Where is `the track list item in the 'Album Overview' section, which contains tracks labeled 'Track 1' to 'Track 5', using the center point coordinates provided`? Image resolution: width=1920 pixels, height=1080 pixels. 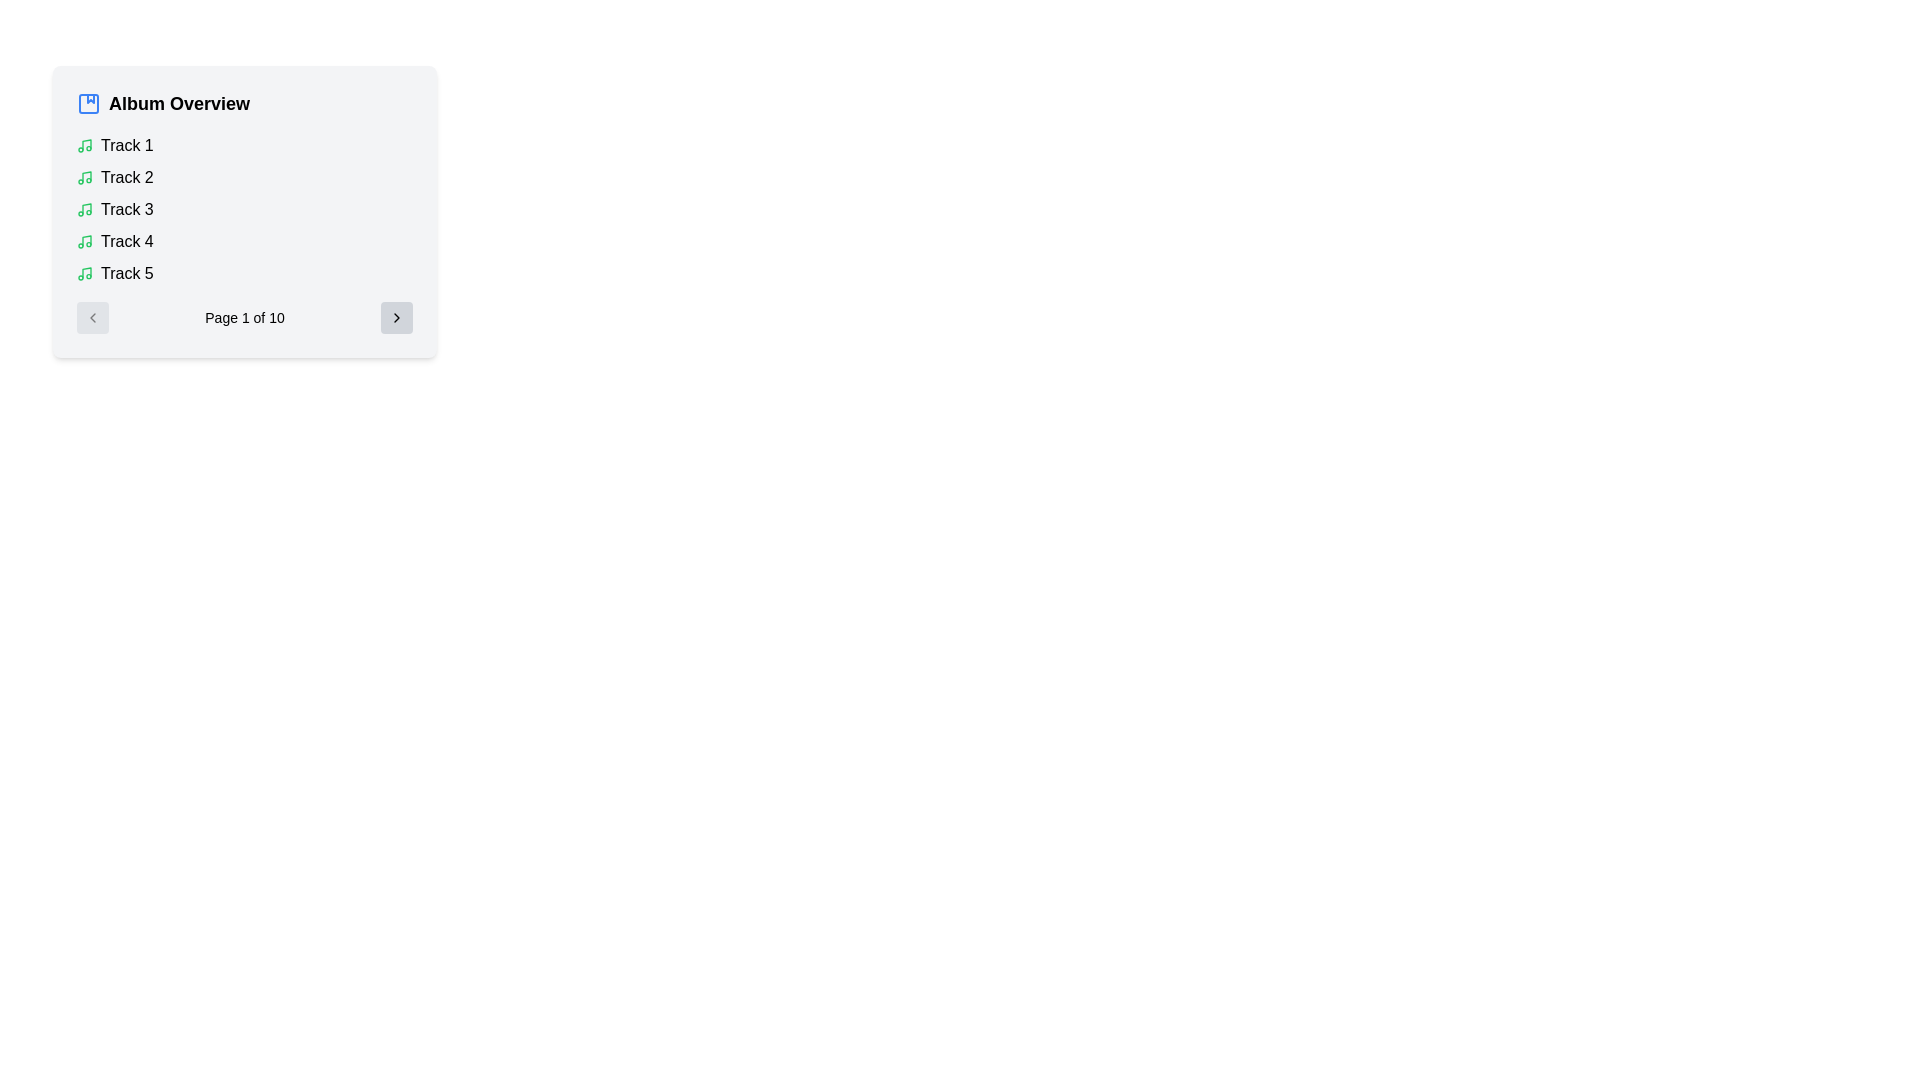 the track list item in the 'Album Overview' section, which contains tracks labeled 'Track 1' to 'Track 5', using the center point coordinates provided is located at coordinates (243, 209).